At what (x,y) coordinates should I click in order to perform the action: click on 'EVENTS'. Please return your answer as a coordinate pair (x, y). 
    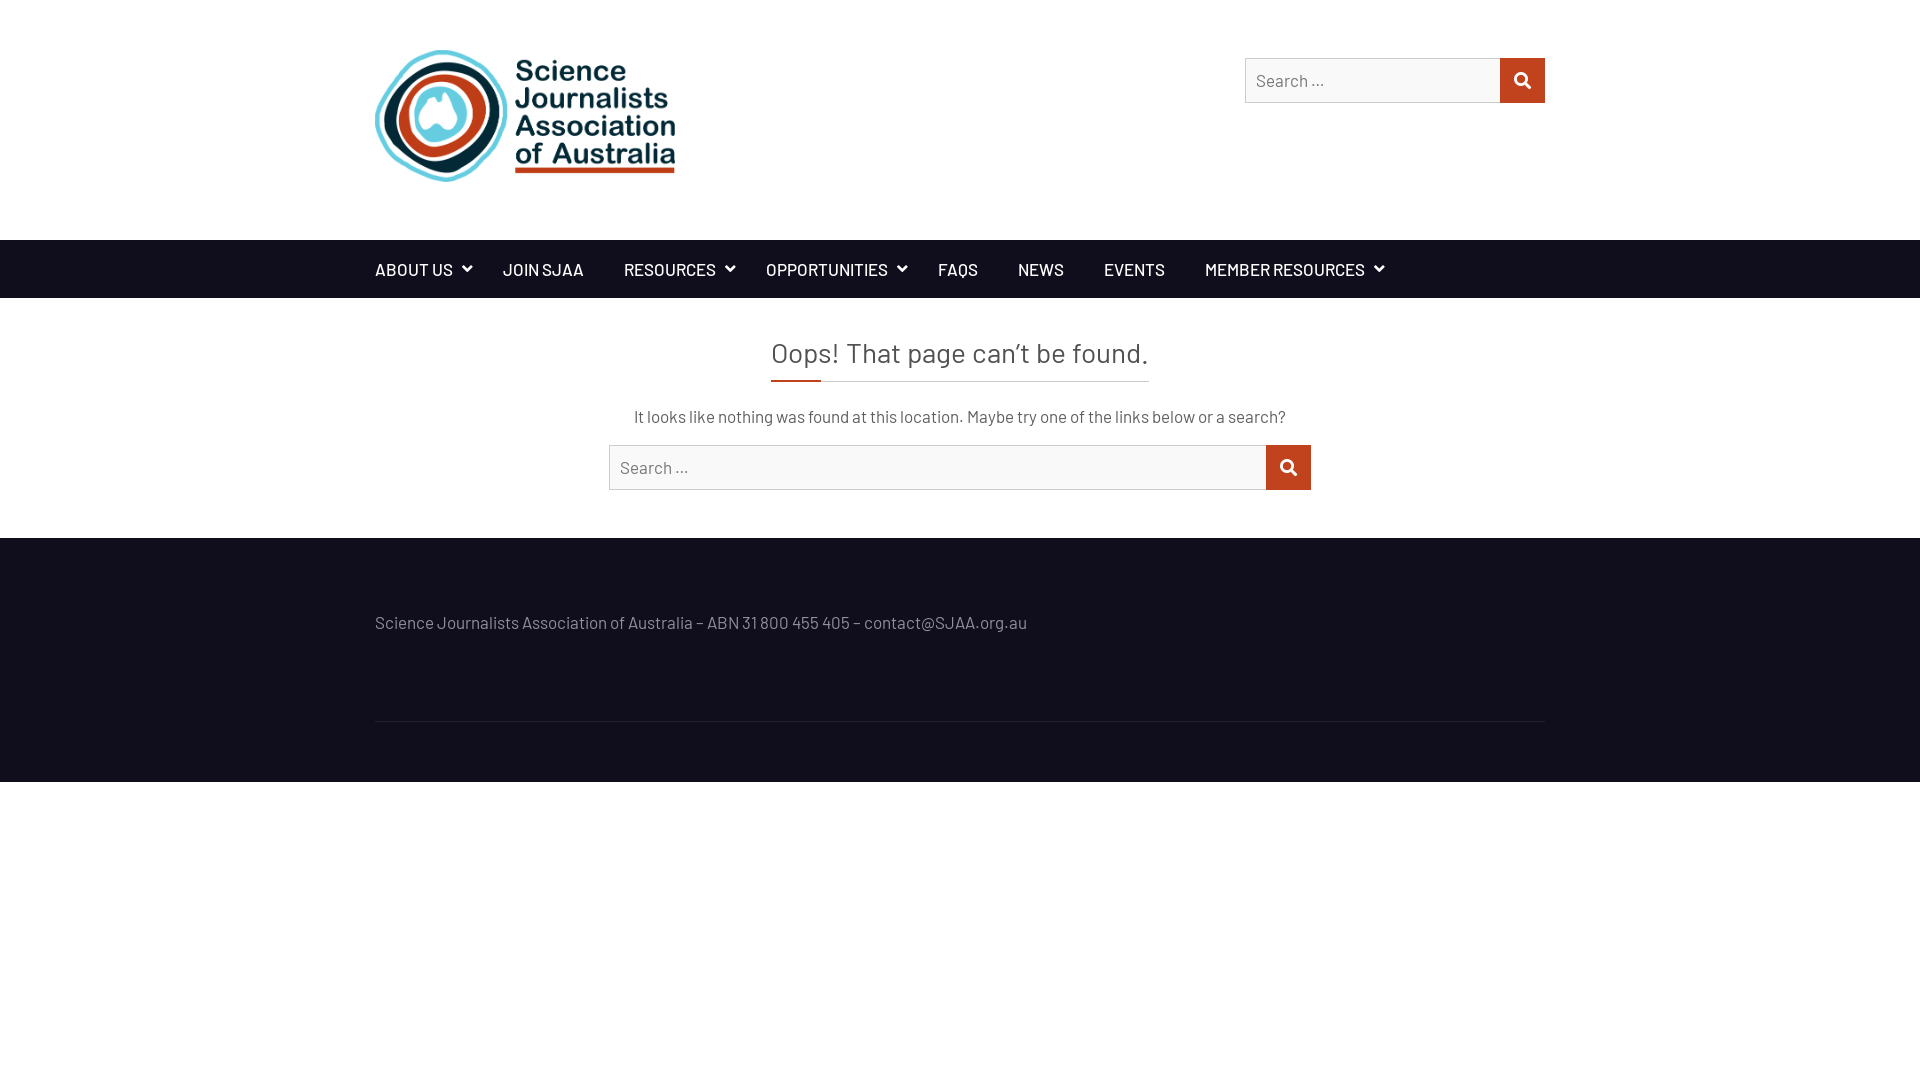
    Looking at the image, I should click on (1134, 268).